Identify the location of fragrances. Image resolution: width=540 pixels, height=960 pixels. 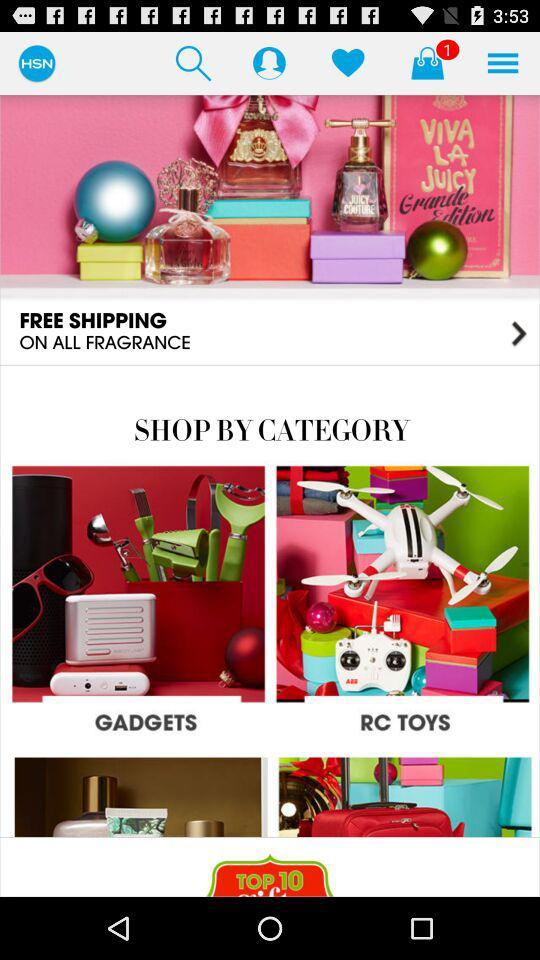
(270, 229).